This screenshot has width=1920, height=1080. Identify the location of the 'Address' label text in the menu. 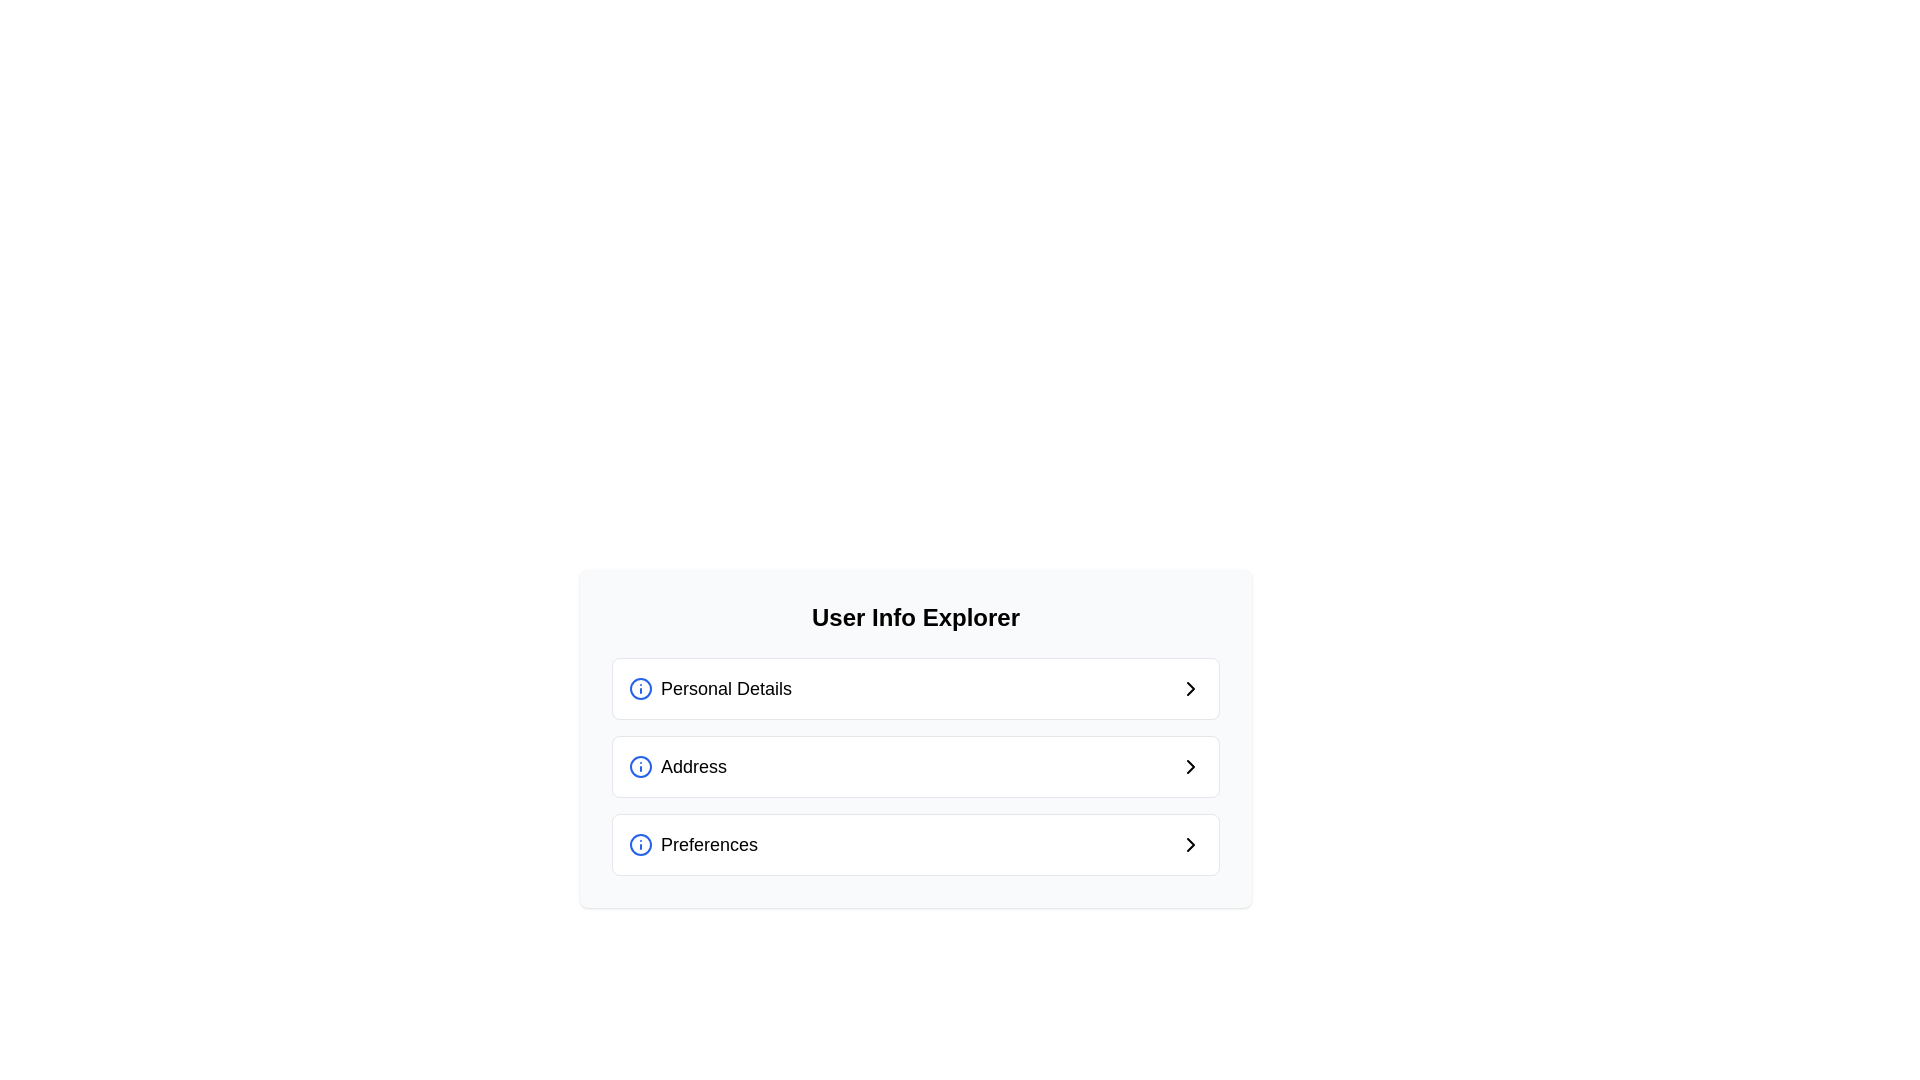
(694, 766).